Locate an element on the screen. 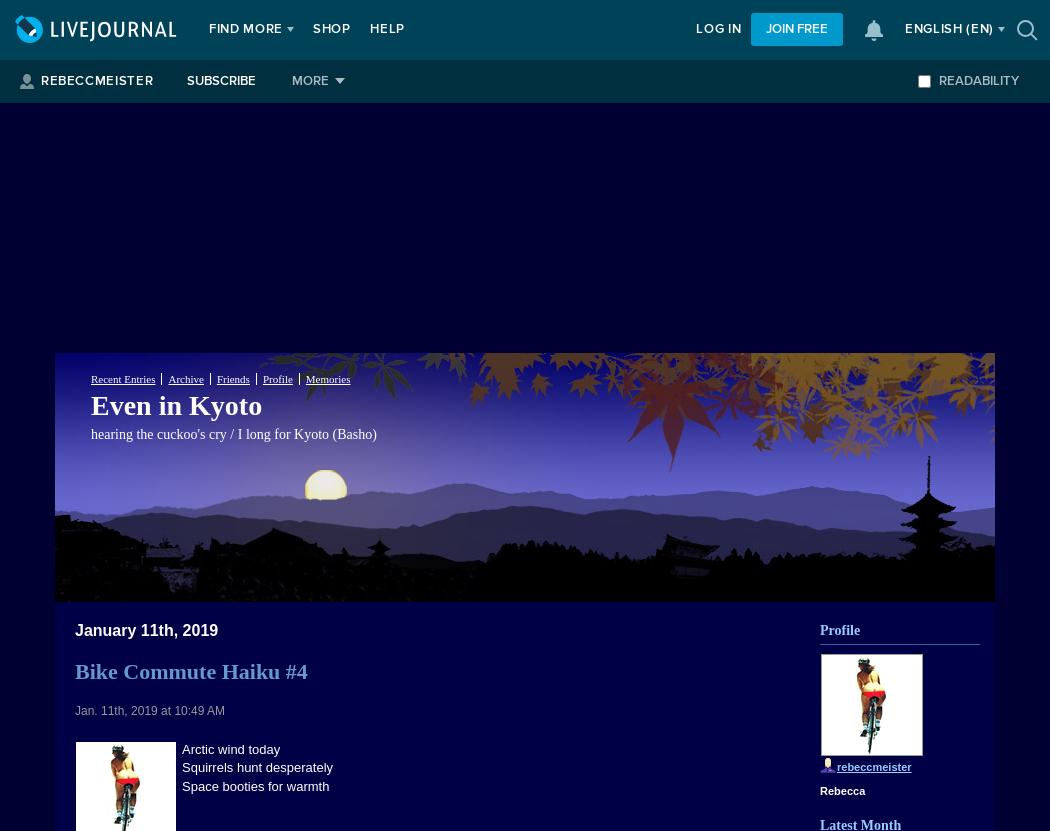 The height and width of the screenshot is (831, 1050). 'hearing the cuckoo's cry / I long for Kyoto (Basho)' is located at coordinates (233, 433).